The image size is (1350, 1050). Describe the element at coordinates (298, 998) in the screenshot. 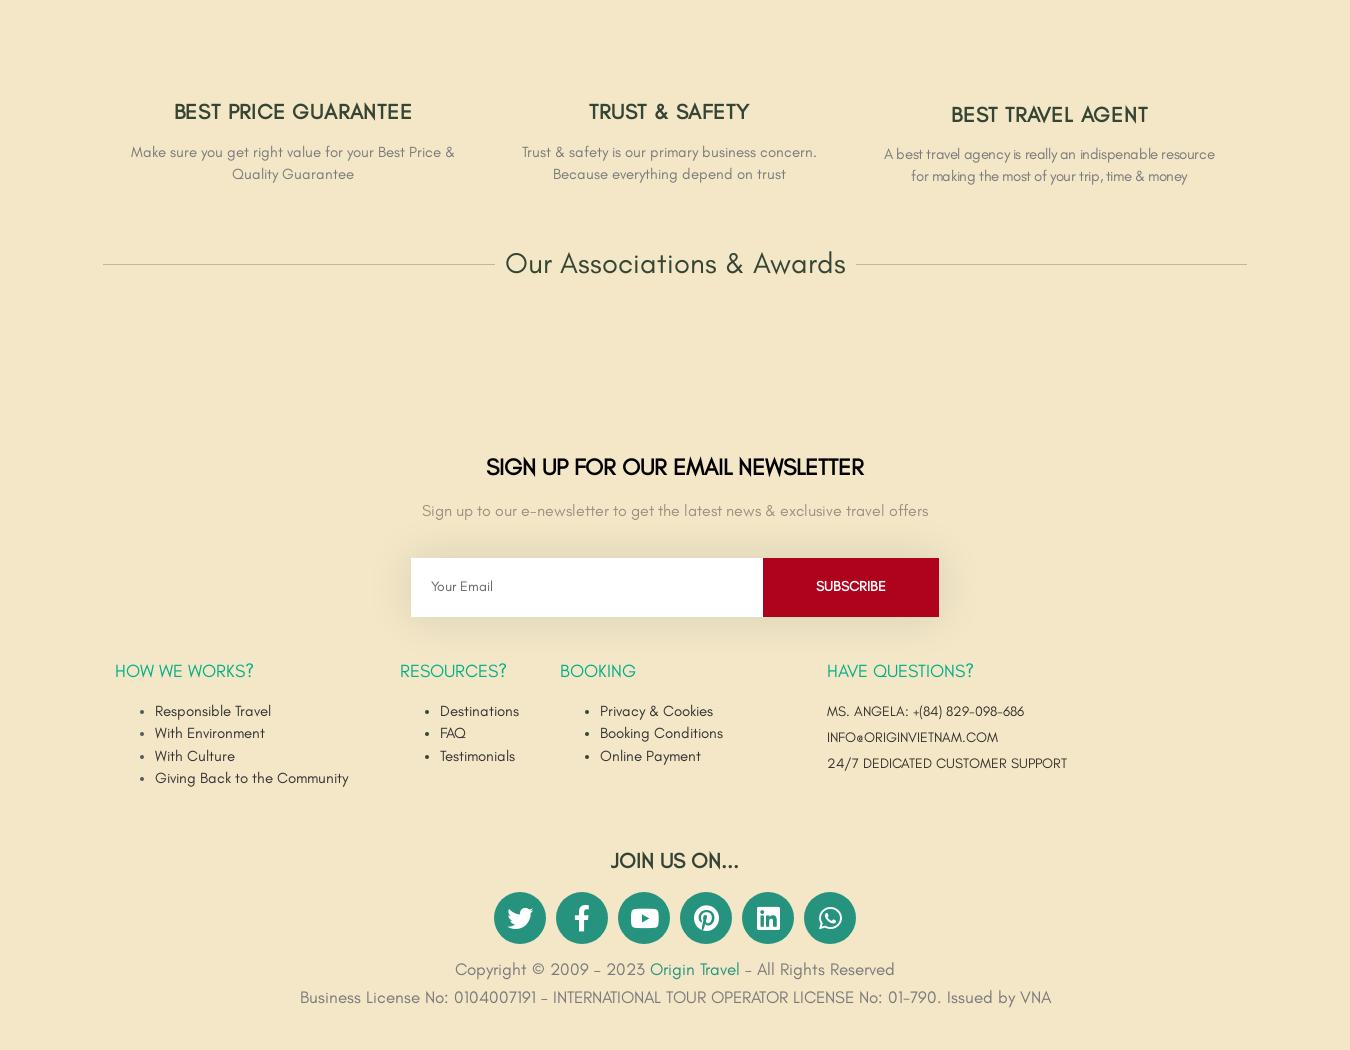

I see `'Business License No: 0104007191 – INTERNATIONAL TOUR OPERATOR LICENSE No: 01-790. Issued by VNA'` at that location.